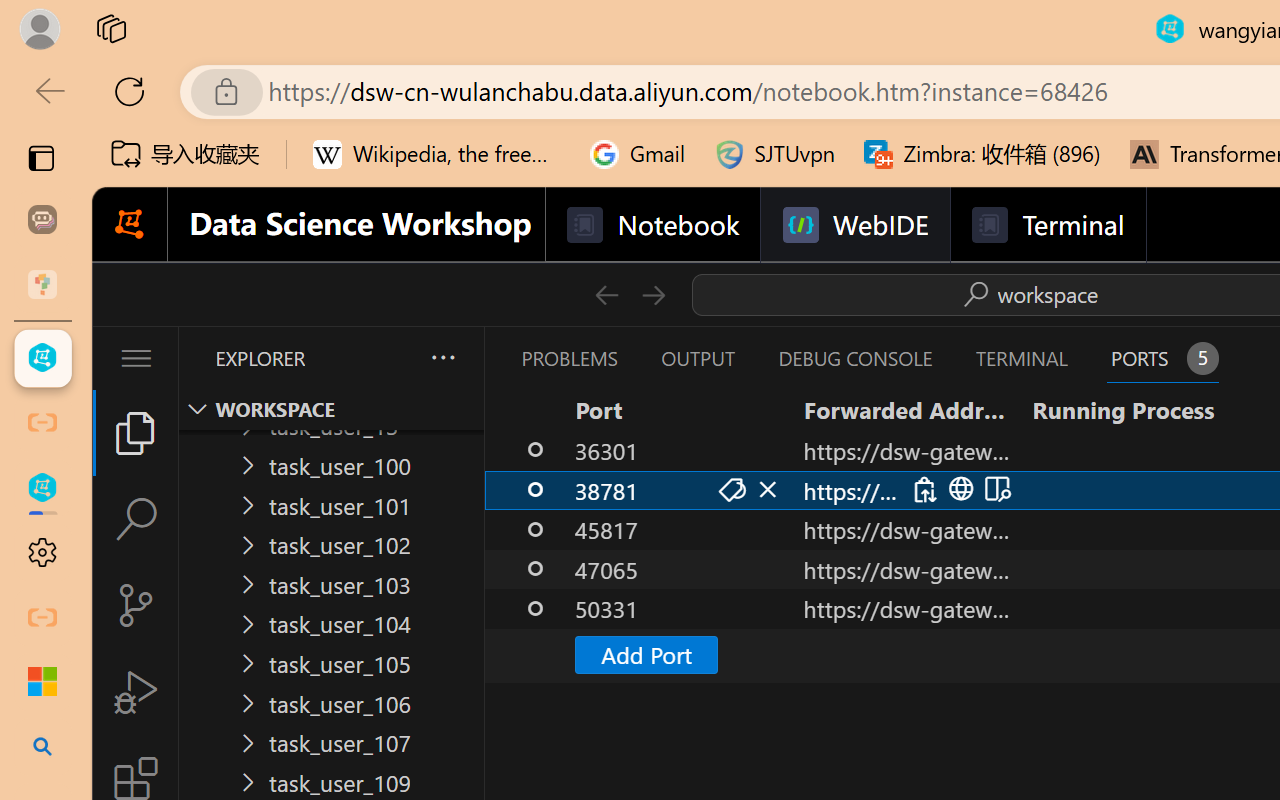 This screenshot has width=1280, height=800. Describe the element at coordinates (1021, 358) in the screenshot. I see `'Terminal (Ctrl+`)'` at that location.